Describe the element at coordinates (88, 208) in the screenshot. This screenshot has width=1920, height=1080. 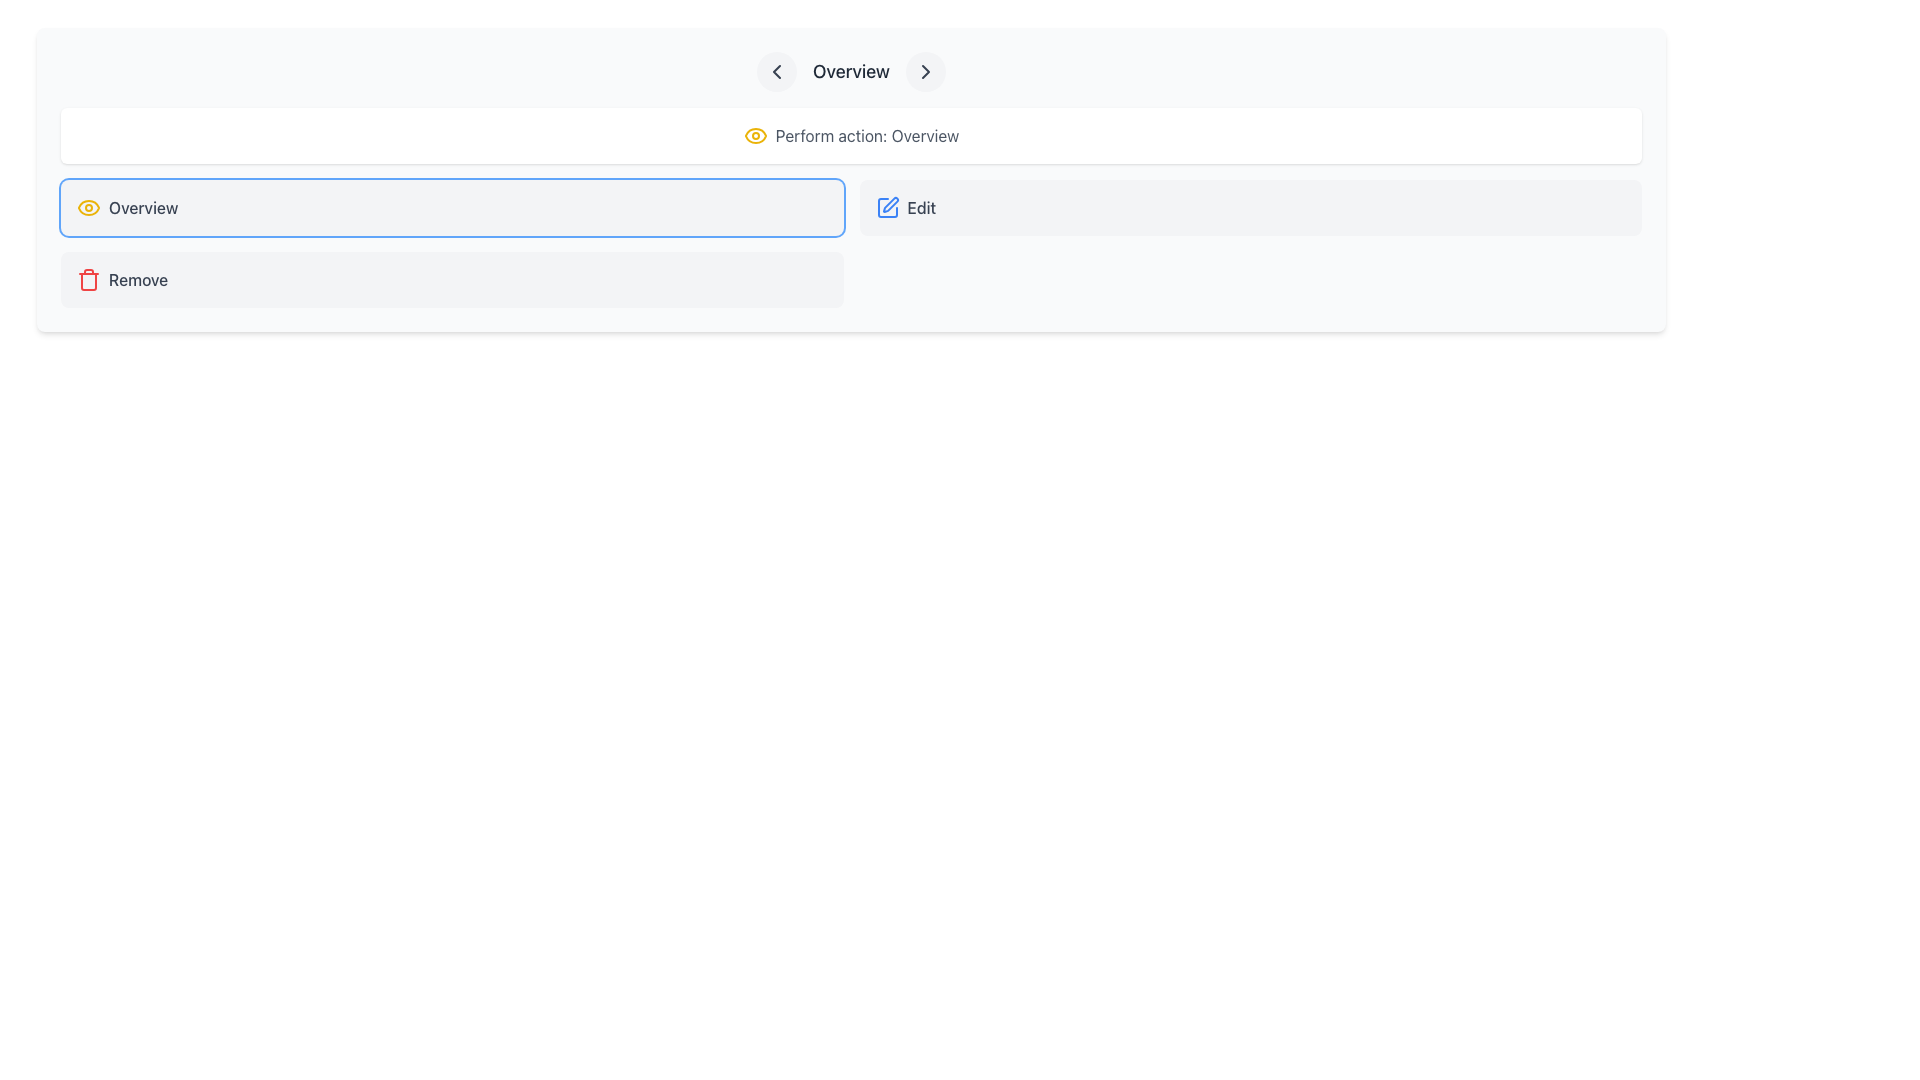
I see `the yellow eye icon located to the left of the 'Overview' text, inside a rounded rectangular area with a light gray background, to trigger the tooltip or visual feedback` at that location.